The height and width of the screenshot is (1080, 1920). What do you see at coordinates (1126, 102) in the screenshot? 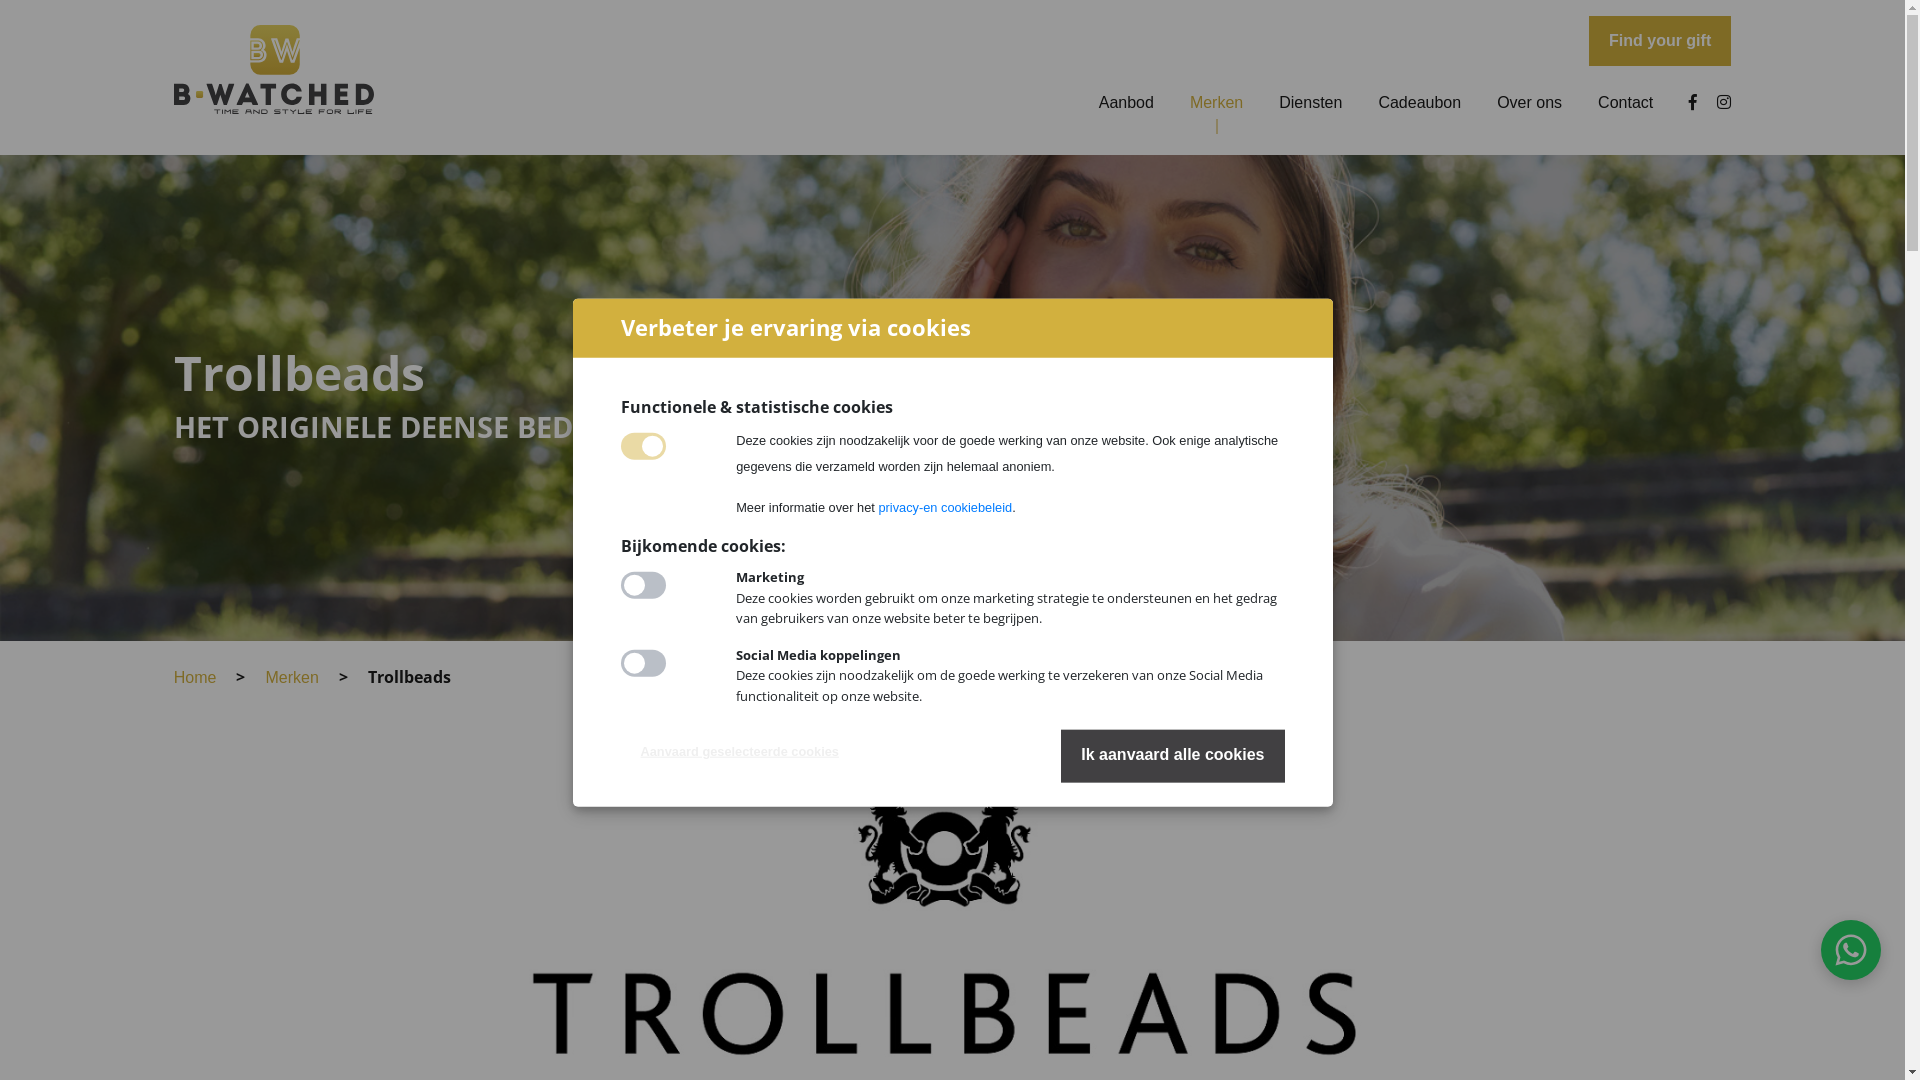
I see `'Aanbod'` at bounding box center [1126, 102].